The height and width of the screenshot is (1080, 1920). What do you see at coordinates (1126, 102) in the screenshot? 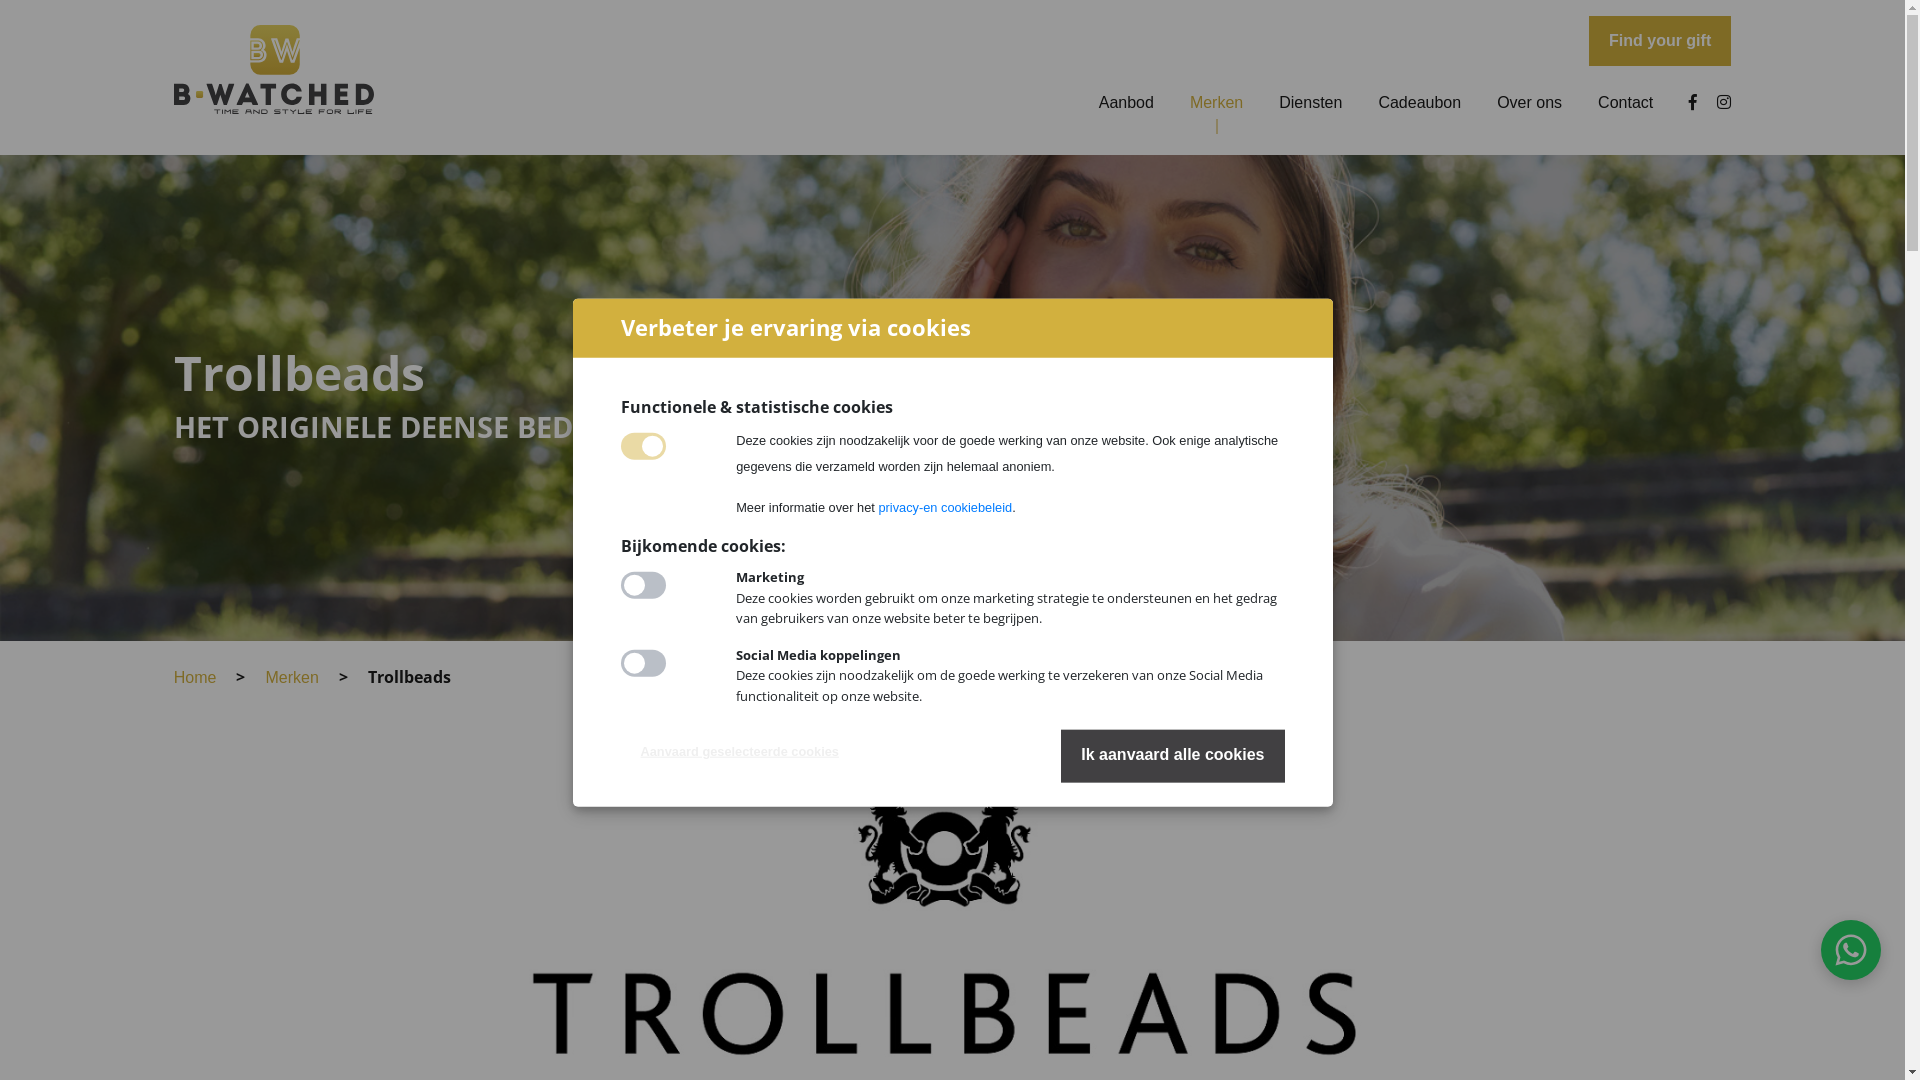
I see `'Aanbod'` at bounding box center [1126, 102].